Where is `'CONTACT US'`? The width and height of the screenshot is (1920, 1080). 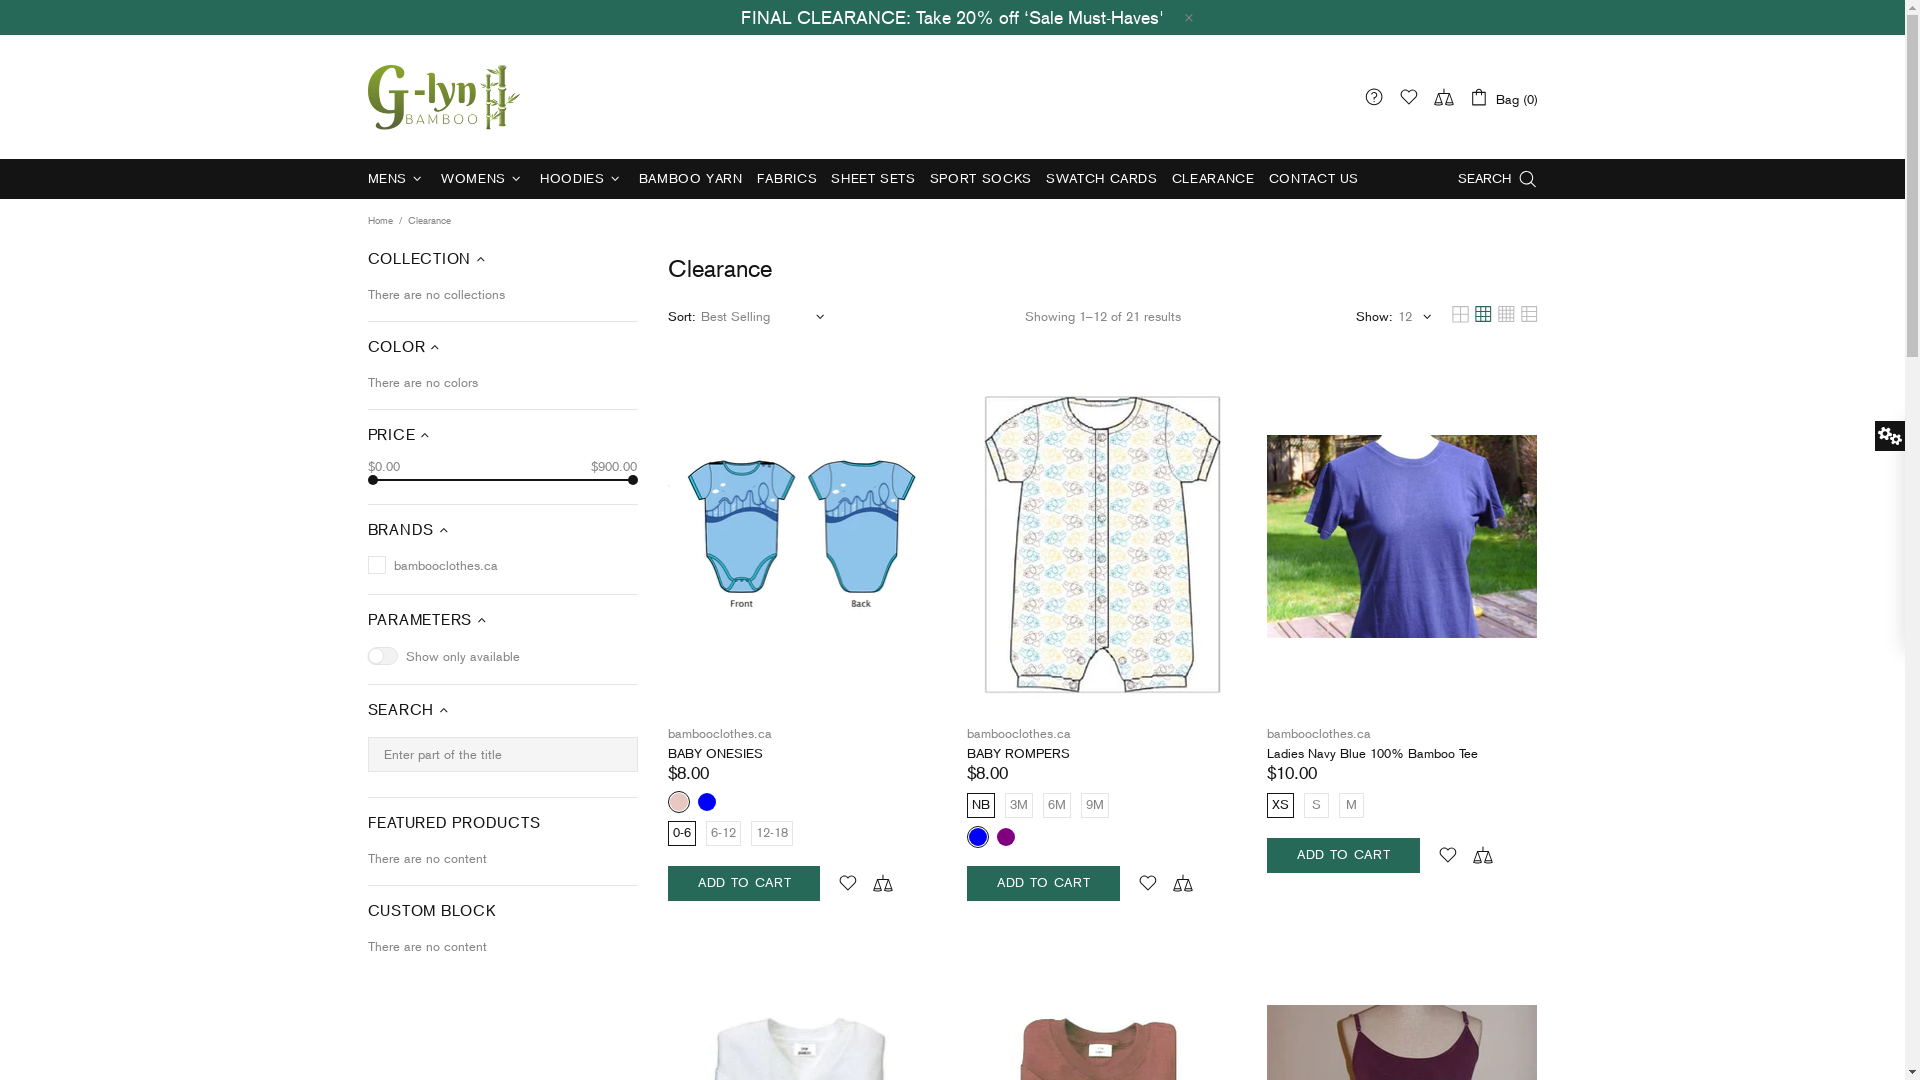
'CONTACT US' is located at coordinates (1314, 177).